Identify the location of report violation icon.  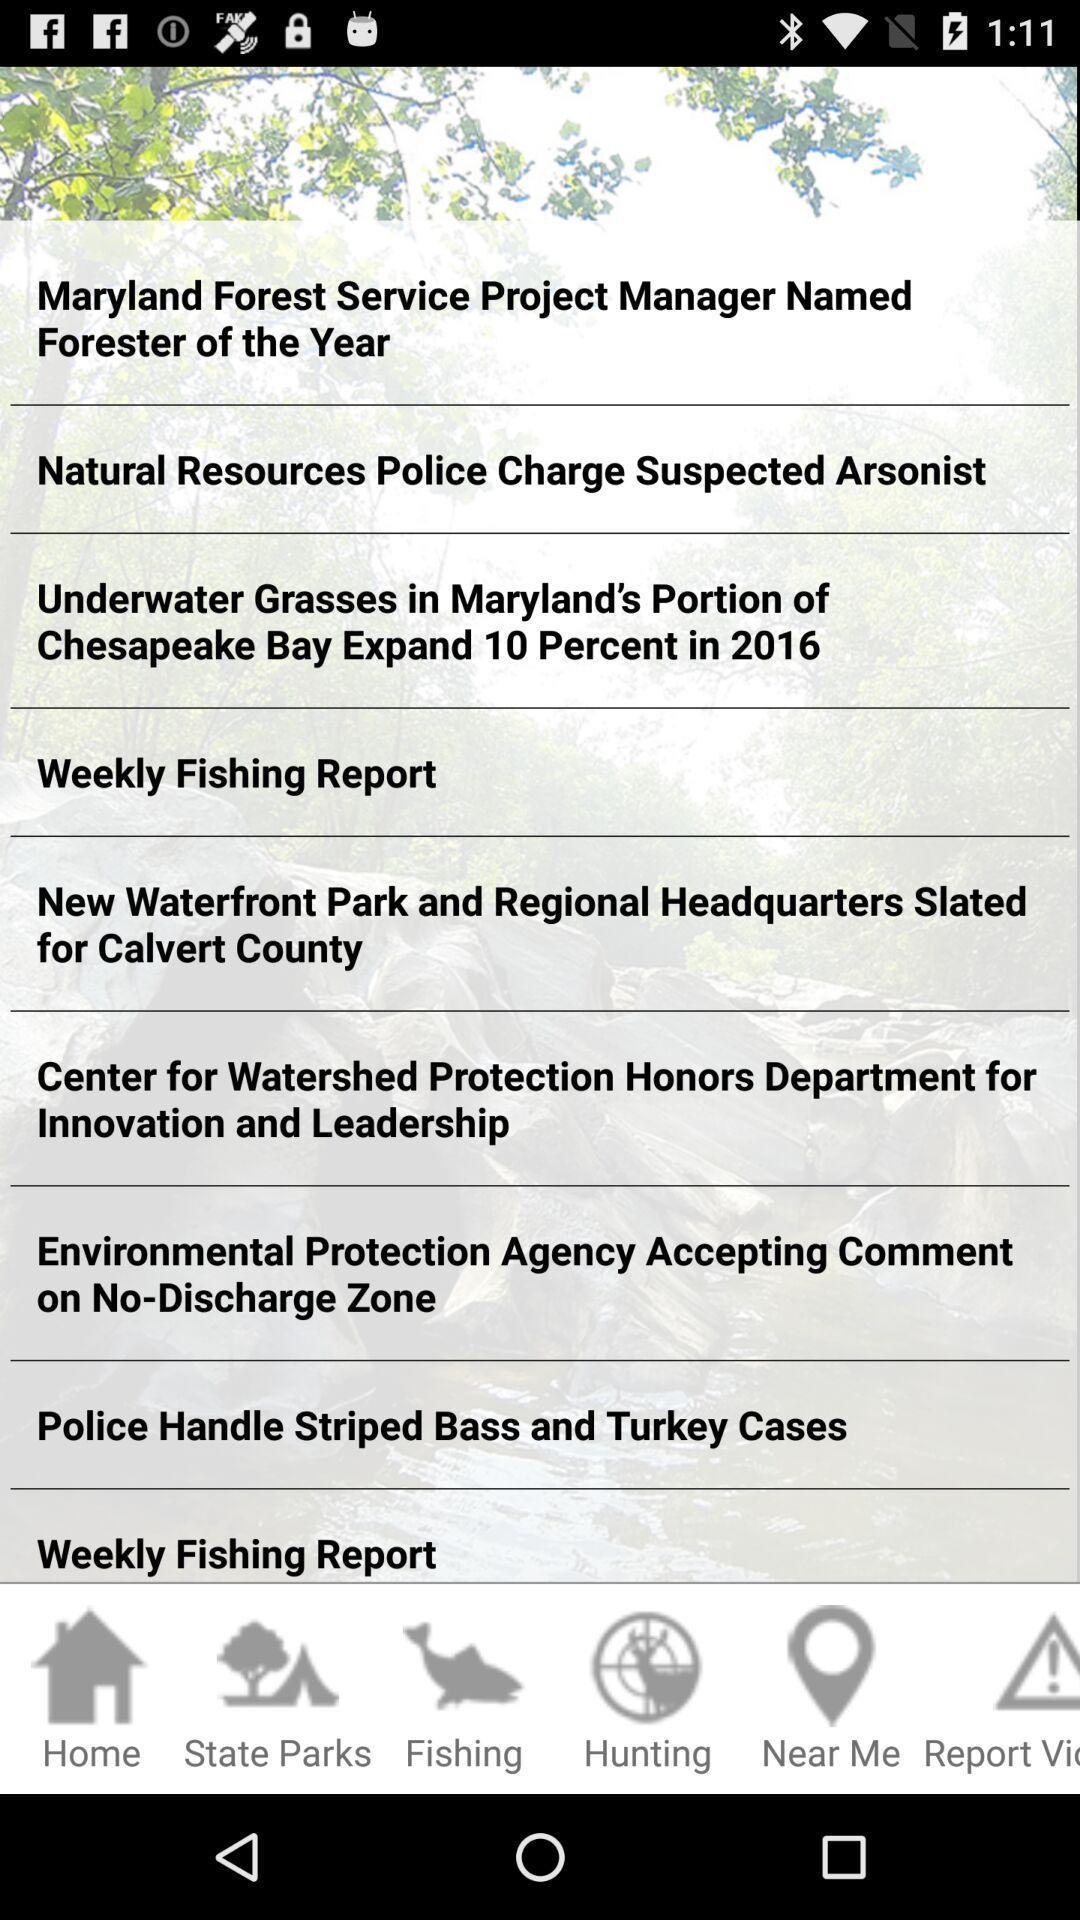
(1001, 1689).